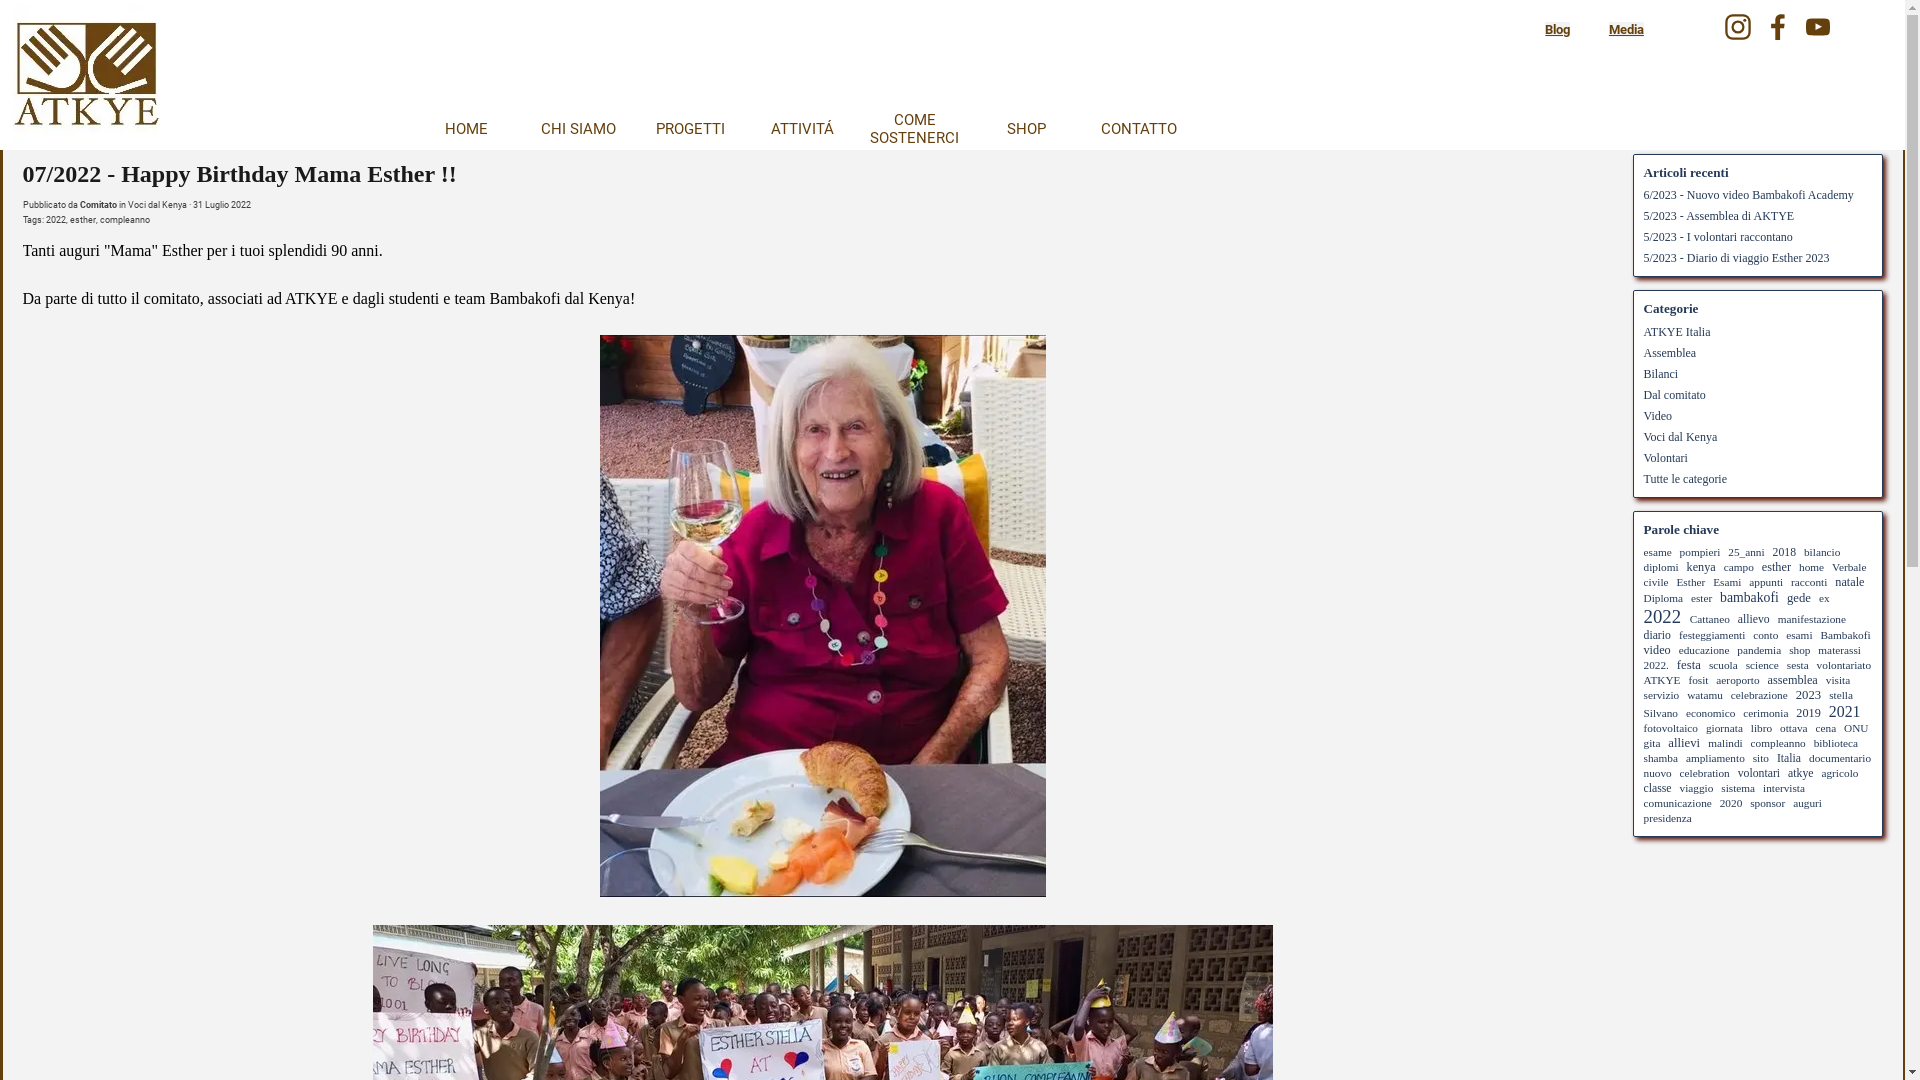  Describe the element at coordinates (1798, 664) in the screenshot. I see `'sesta'` at that location.